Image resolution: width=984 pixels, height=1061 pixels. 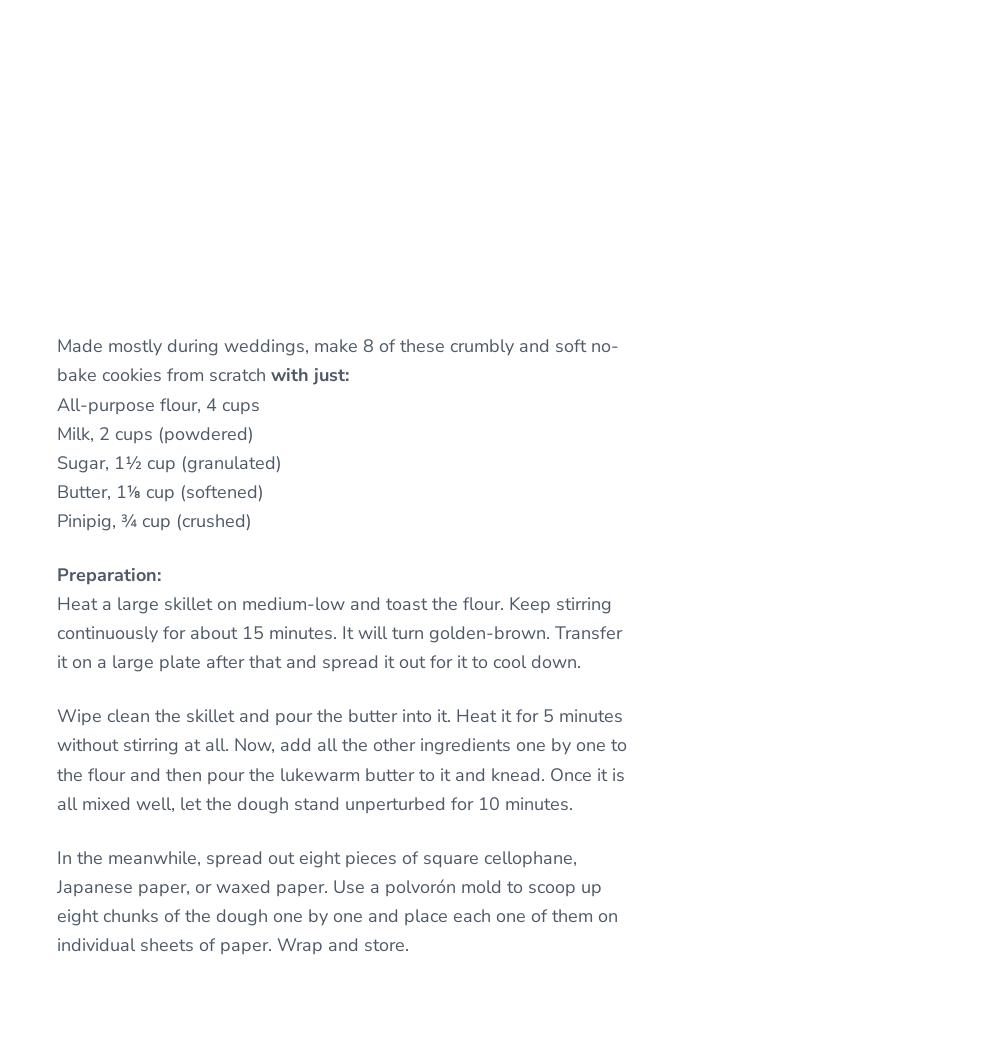 I want to click on 'Wipe clean the skillet and pour the butter into it. Heat it for 5 minutes without stirring at all. Now, add all the other ingredients one by one to the flour and then pour the lukewarm butter to it and knead. Once it is all mixed well, let the dough stand unperturbed for 10 minutes.', so click(x=341, y=759).